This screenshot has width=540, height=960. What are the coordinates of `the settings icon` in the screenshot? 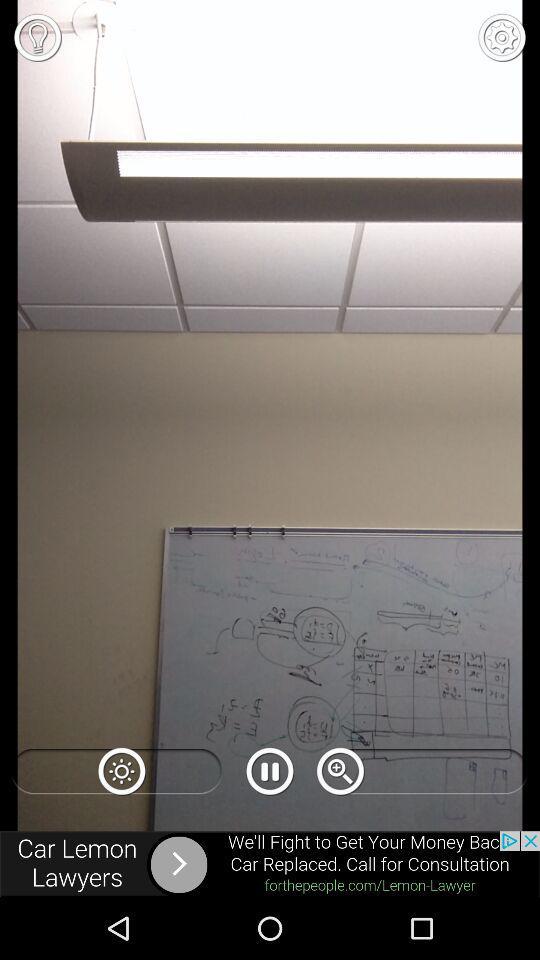 It's located at (501, 36).